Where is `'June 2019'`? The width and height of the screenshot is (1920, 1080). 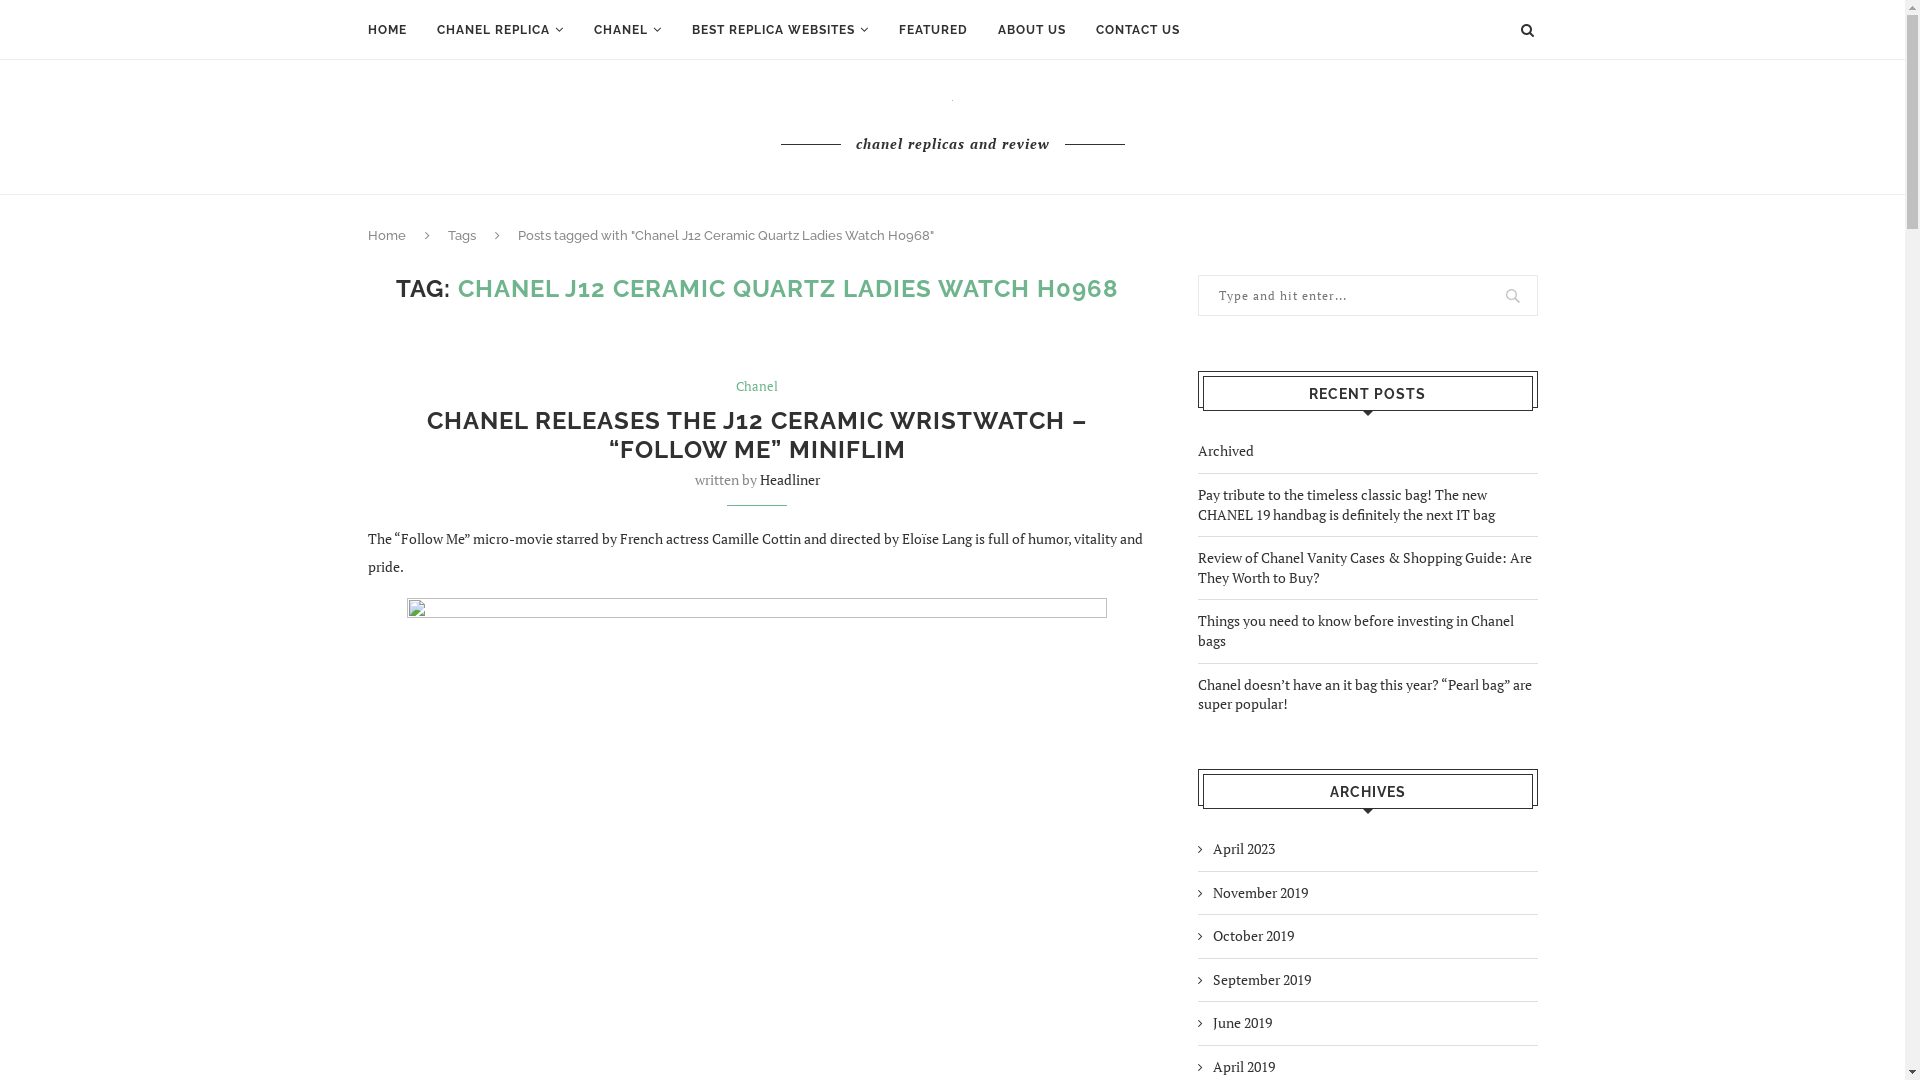 'June 2019' is located at coordinates (1233, 1022).